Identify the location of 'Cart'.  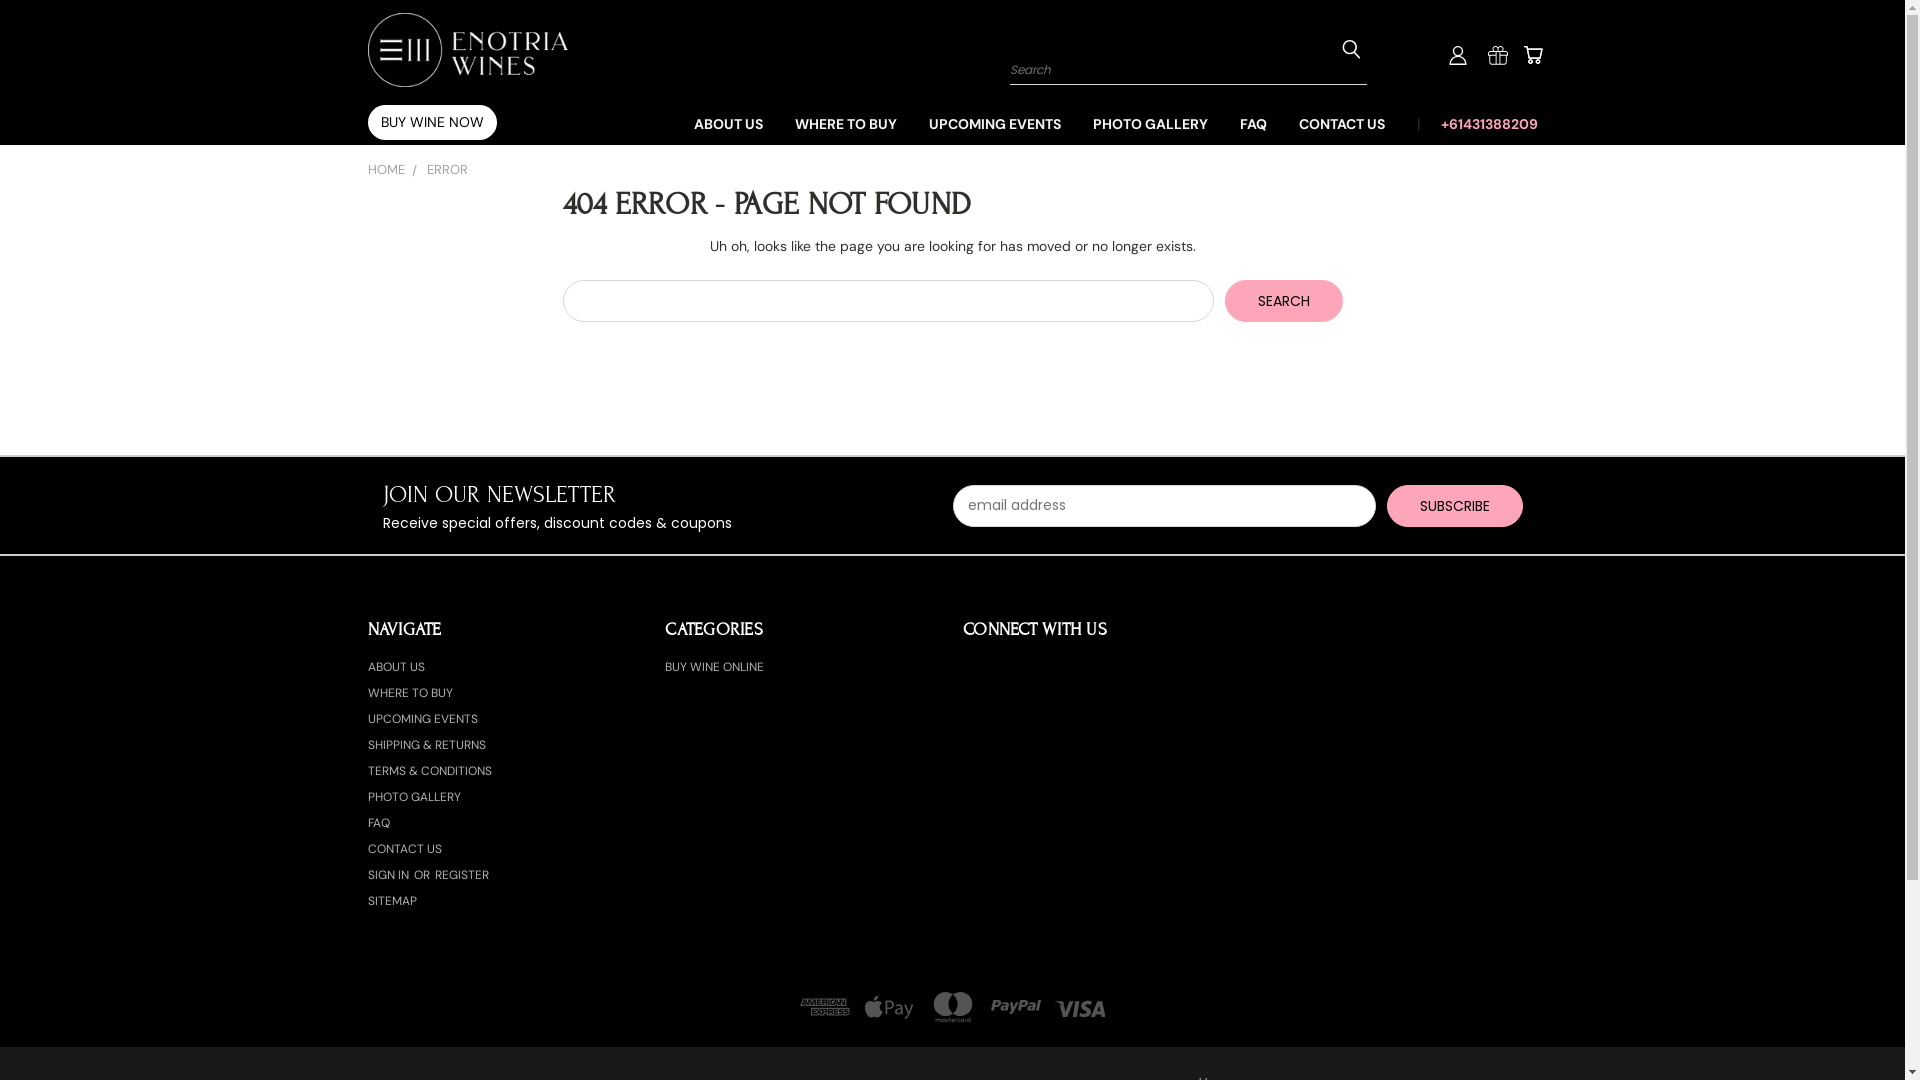
(1530, 53).